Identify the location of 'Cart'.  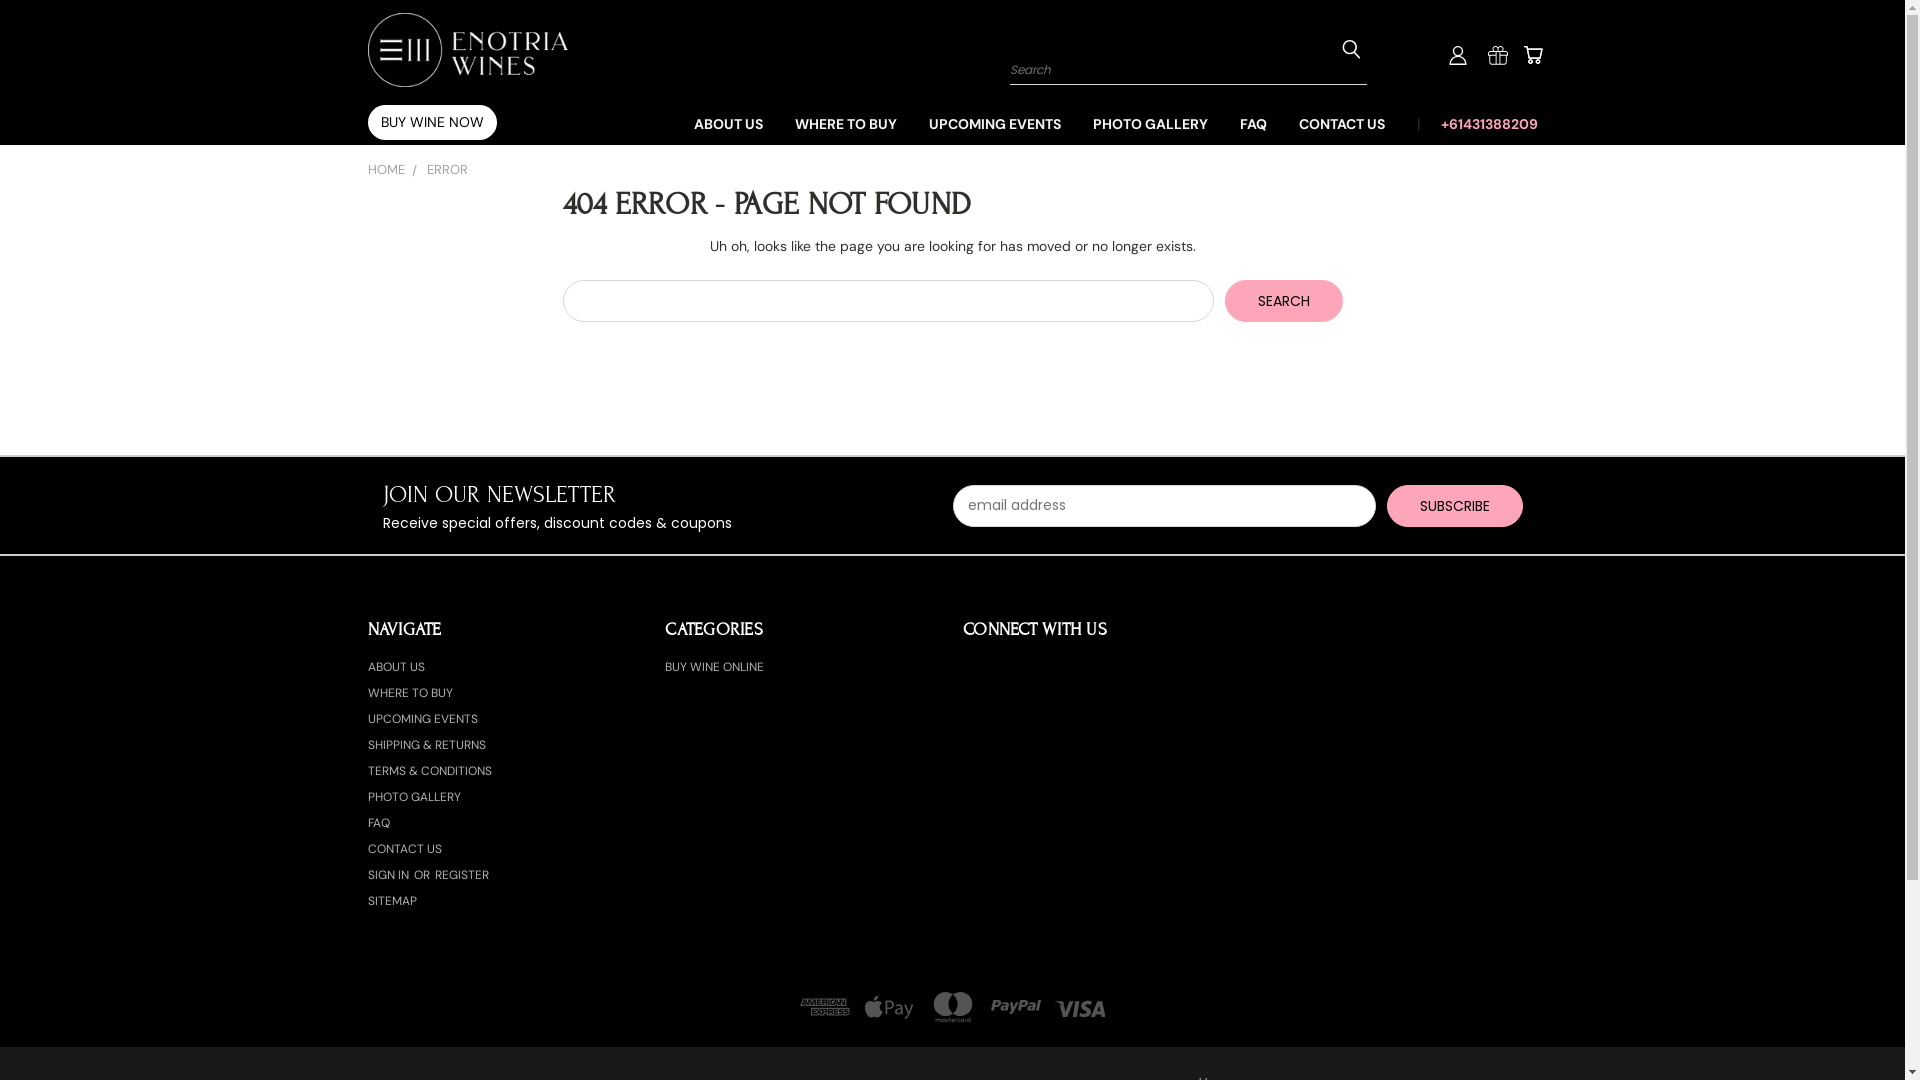
(1530, 53).